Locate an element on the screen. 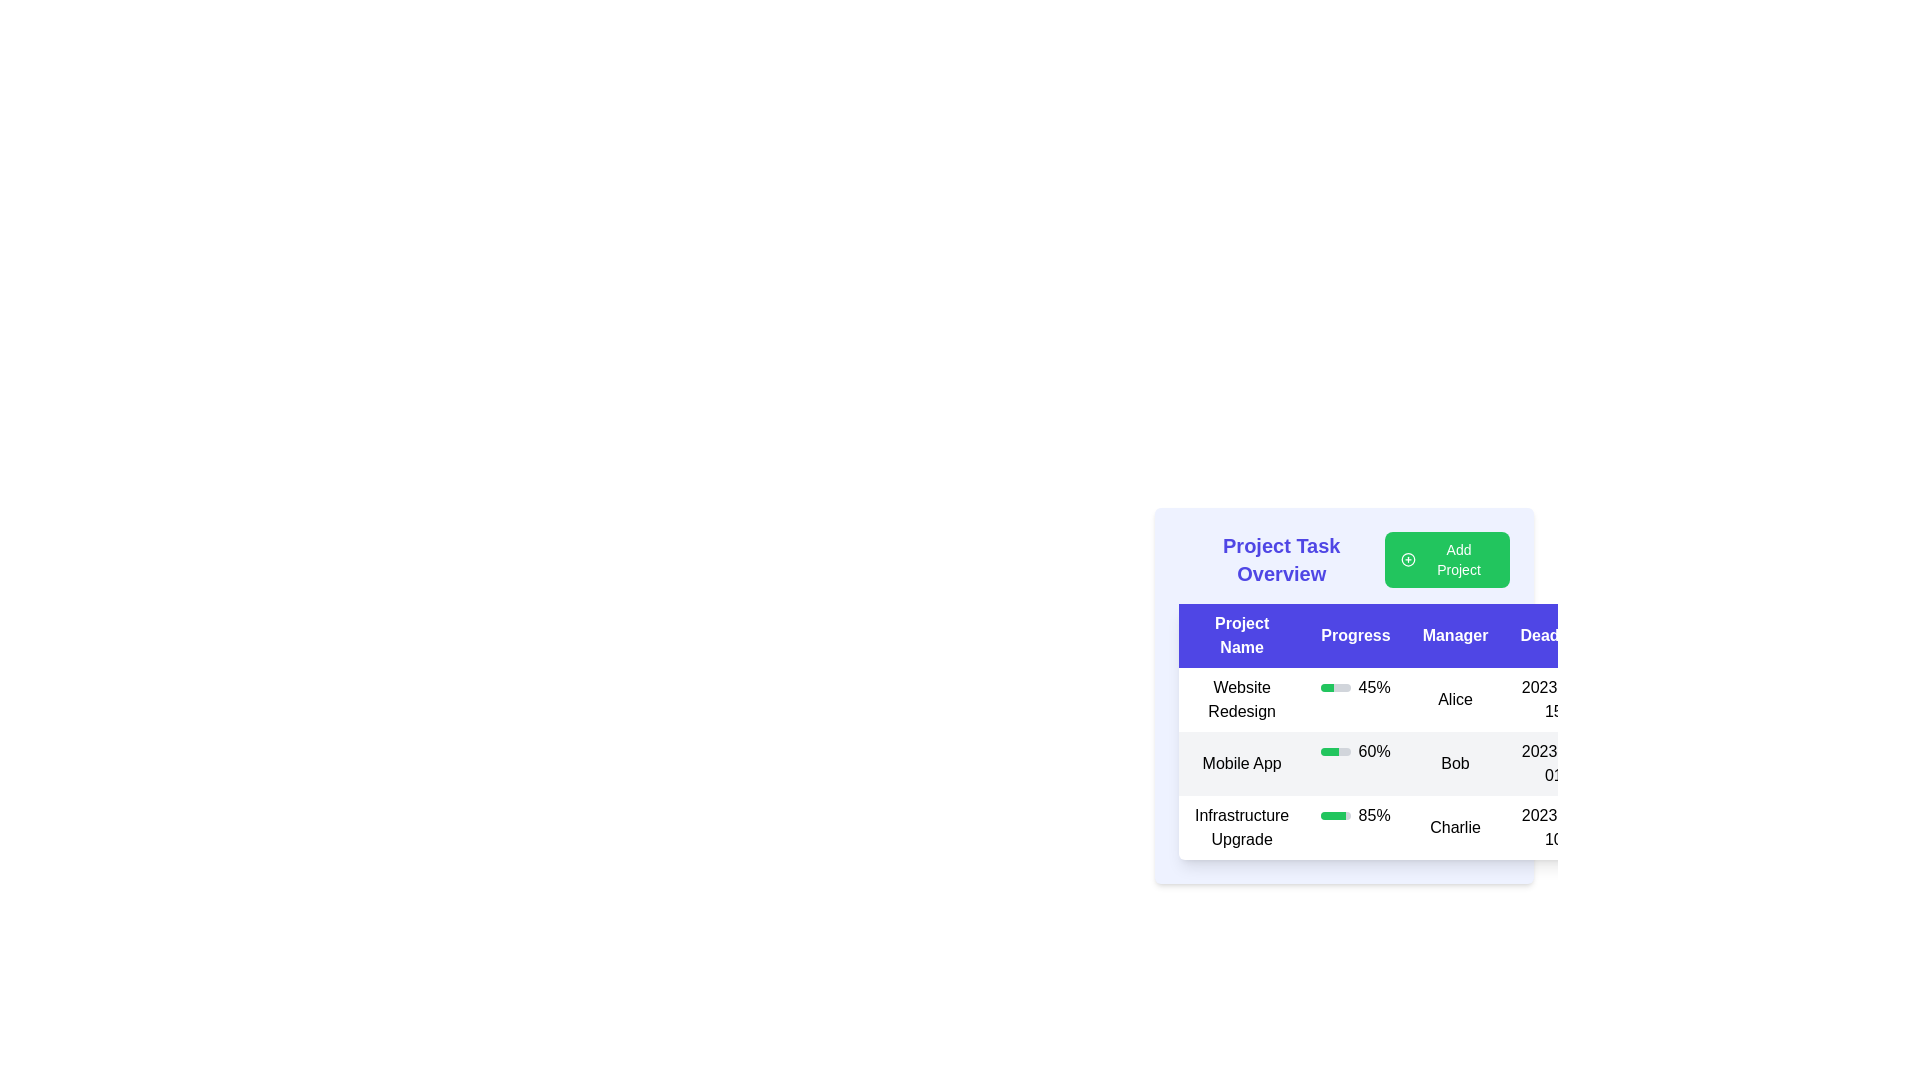 The height and width of the screenshot is (1080, 1920). text label displaying 'Mobile App' located in the second row under the 'Project Name' column of the table is located at coordinates (1241, 763).